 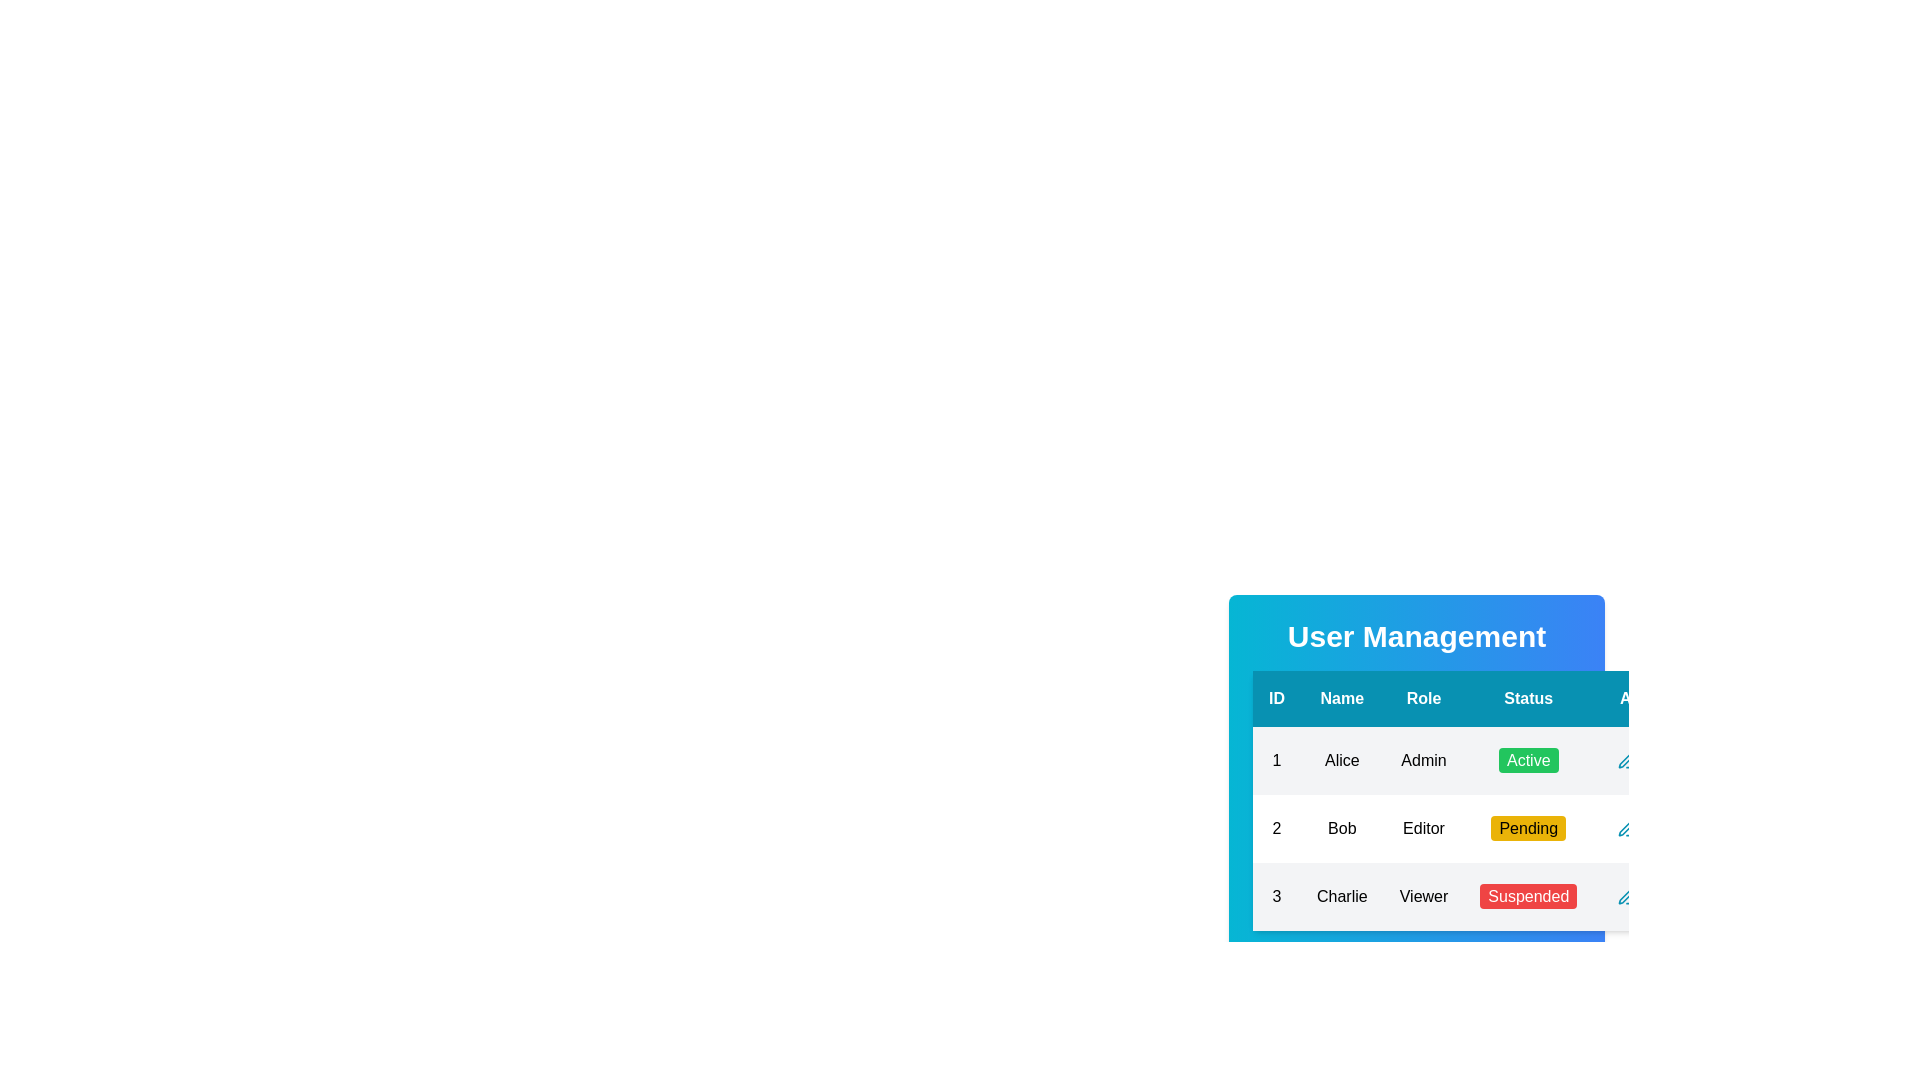 What do you see at coordinates (1479, 896) in the screenshot?
I see `the third row in the User Management table representing user Charlie, who has the role of Viewer and account status Suspended` at bounding box center [1479, 896].